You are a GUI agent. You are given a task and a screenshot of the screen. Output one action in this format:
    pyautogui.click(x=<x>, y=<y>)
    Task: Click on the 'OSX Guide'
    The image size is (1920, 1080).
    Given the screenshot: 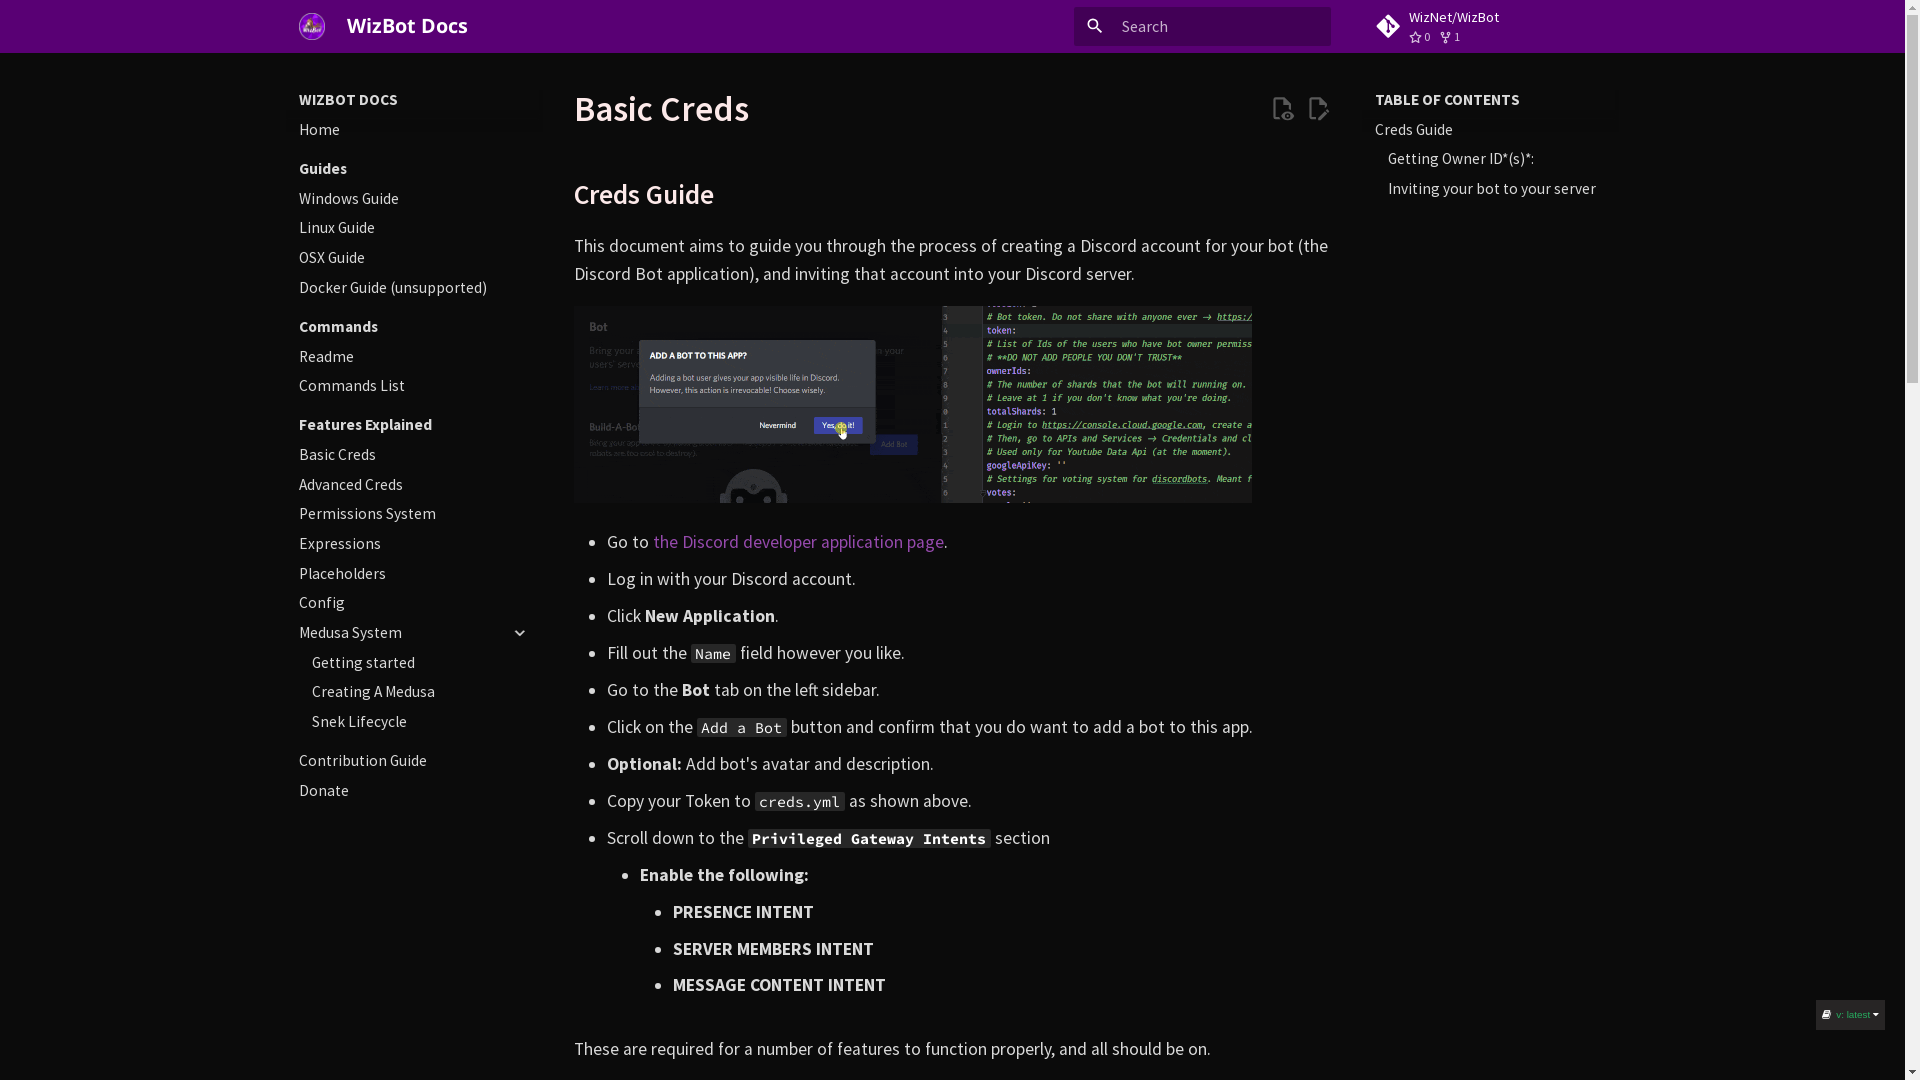 What is the action you would take?
    pyautogui.click(x=297, y=257)
    